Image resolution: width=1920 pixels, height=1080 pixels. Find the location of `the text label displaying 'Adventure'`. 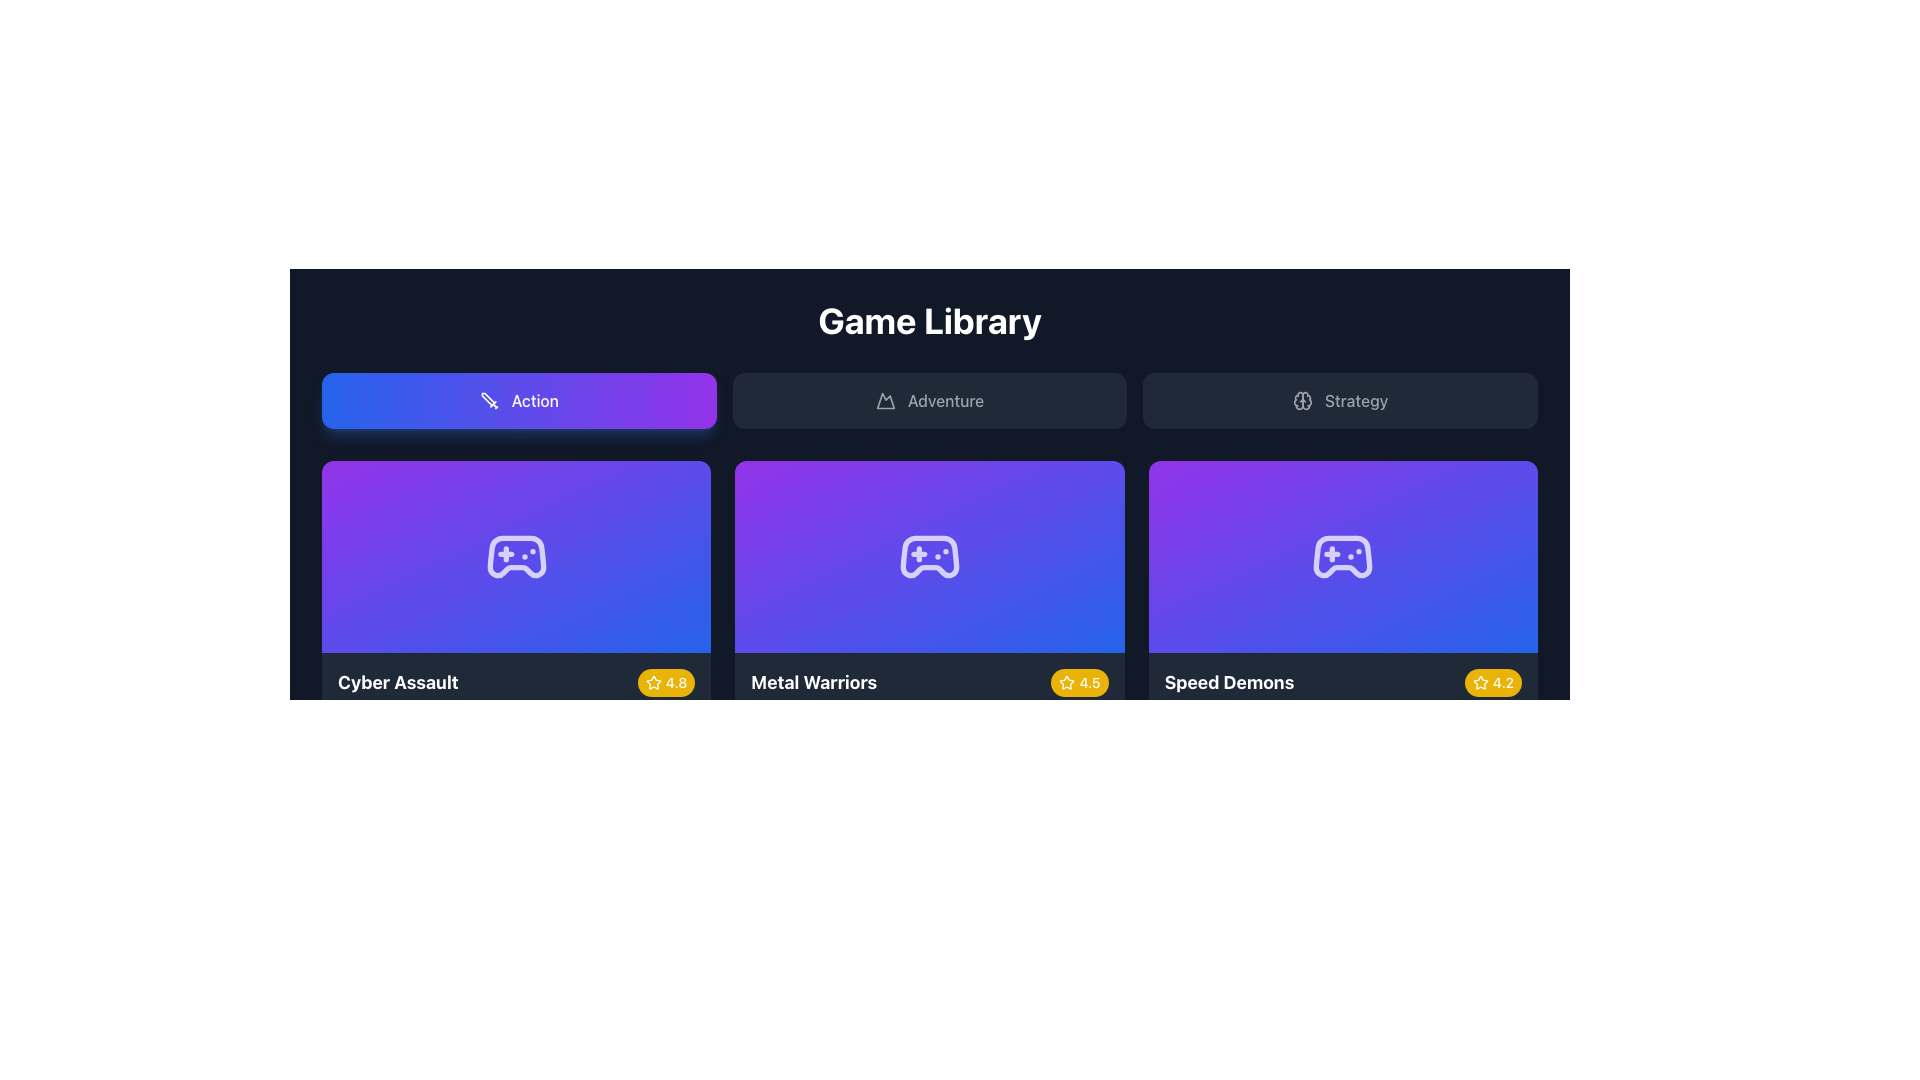

the text label displaying 'Adventure' is located at coordinates (944, 401).